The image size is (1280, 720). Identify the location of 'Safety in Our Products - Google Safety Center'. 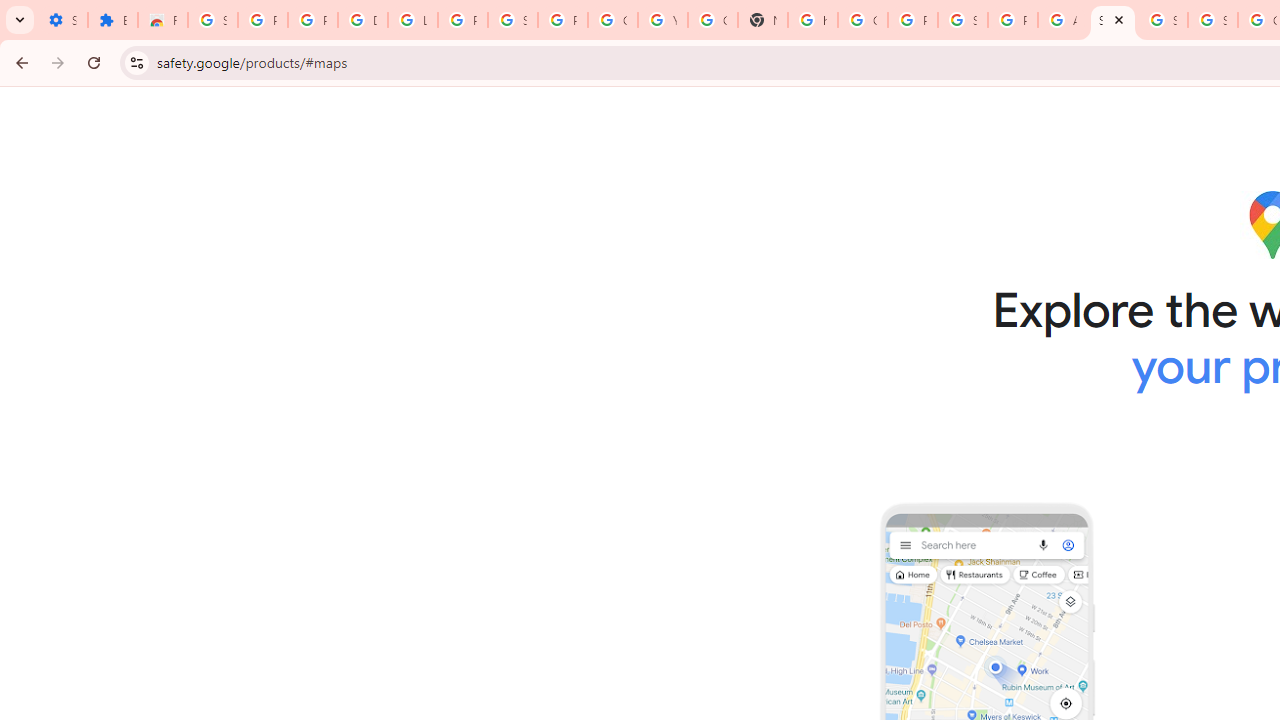
(1111, 20).